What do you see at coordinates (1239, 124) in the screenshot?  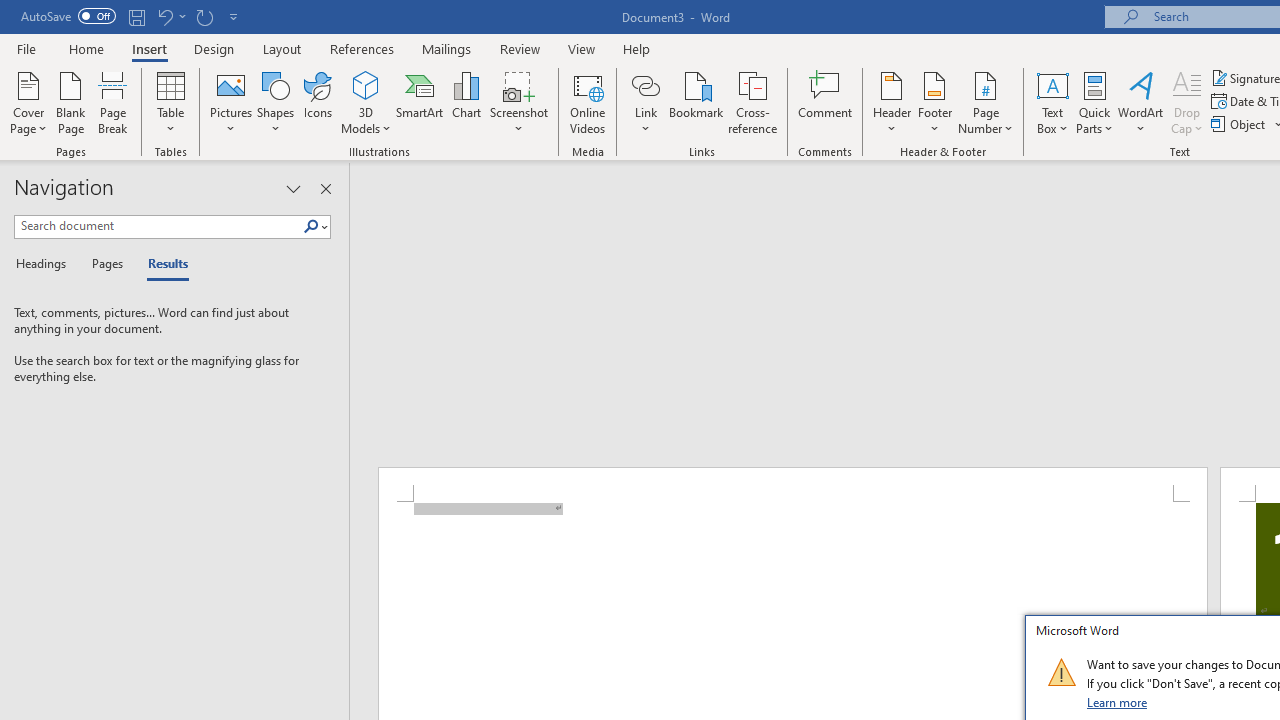 I see `'Object...'` at bounding box center [1239, 124].